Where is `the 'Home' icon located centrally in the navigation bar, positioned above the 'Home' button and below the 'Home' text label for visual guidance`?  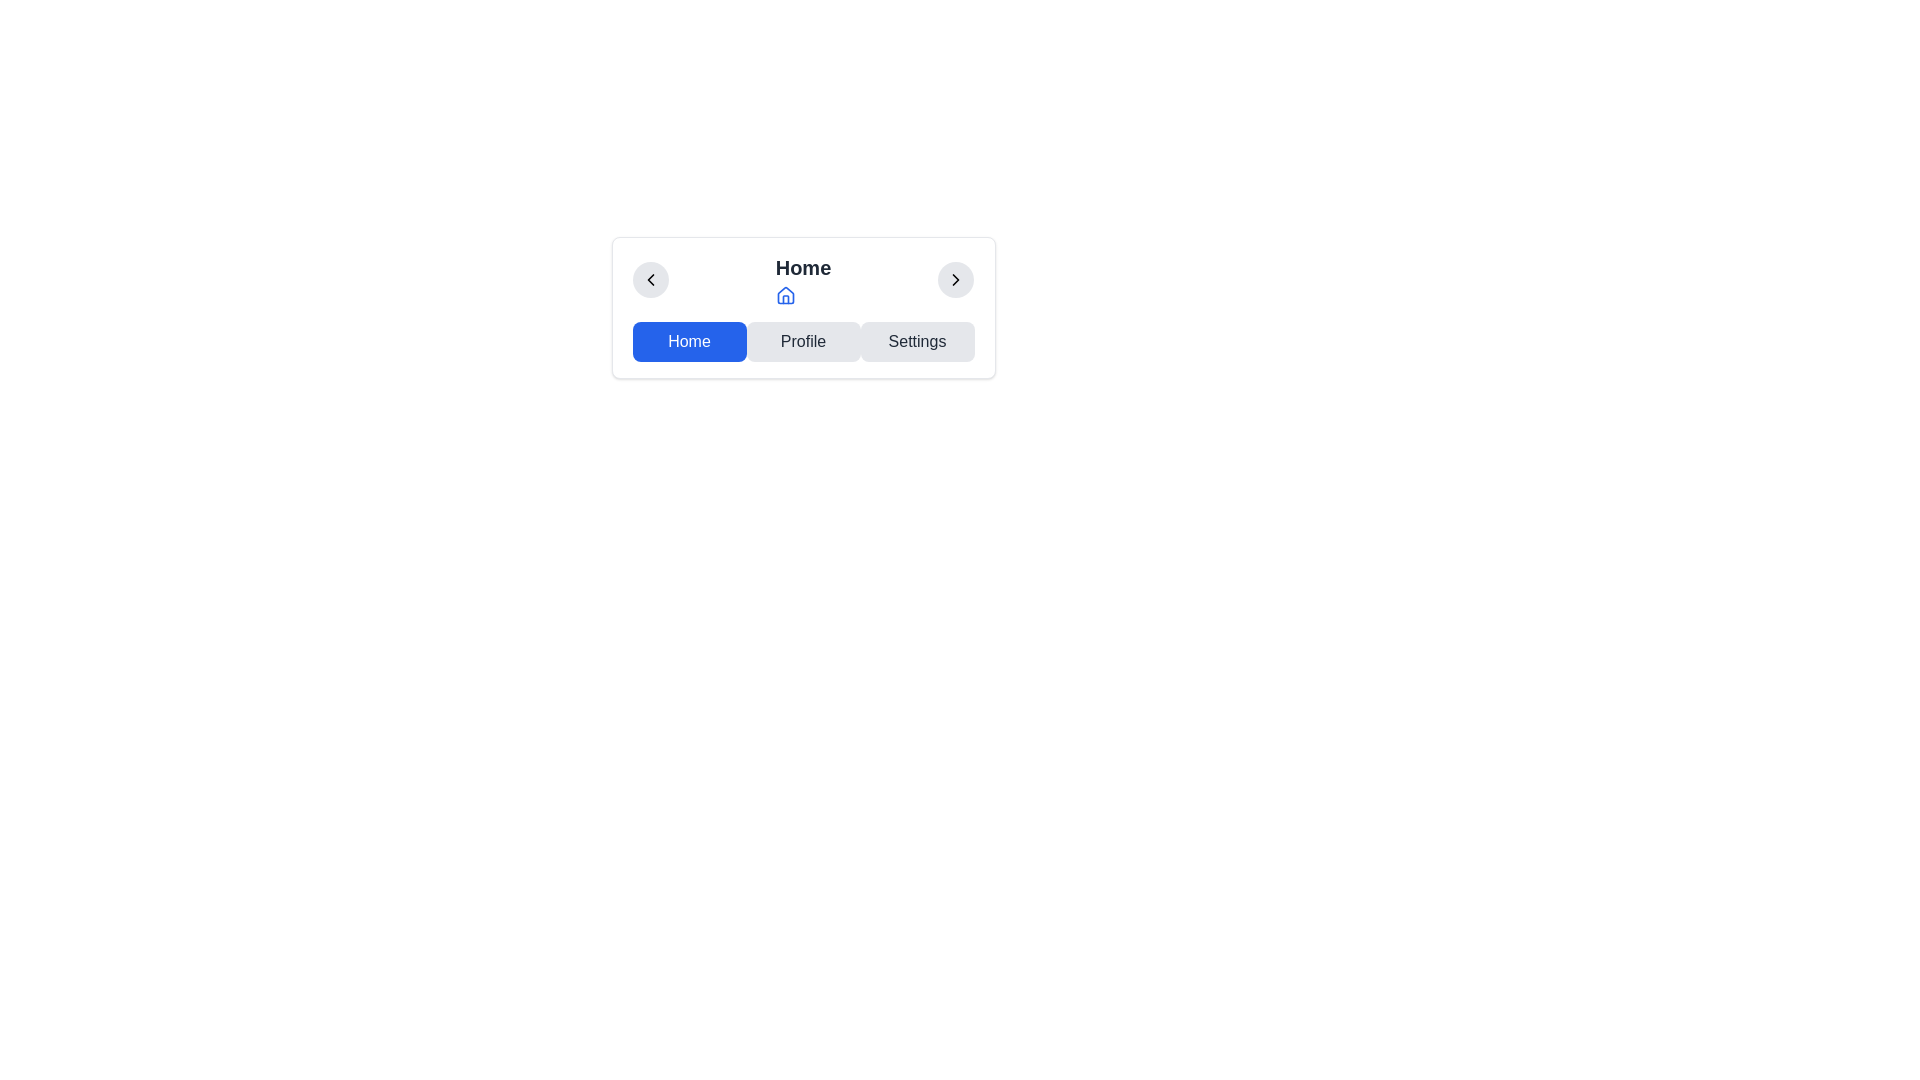
the 'Home' icon located centrally in the navigation bar, positioned above the 'Home' button and below the 'Home' text label for visual guidance is located at coordinates (784, 296).